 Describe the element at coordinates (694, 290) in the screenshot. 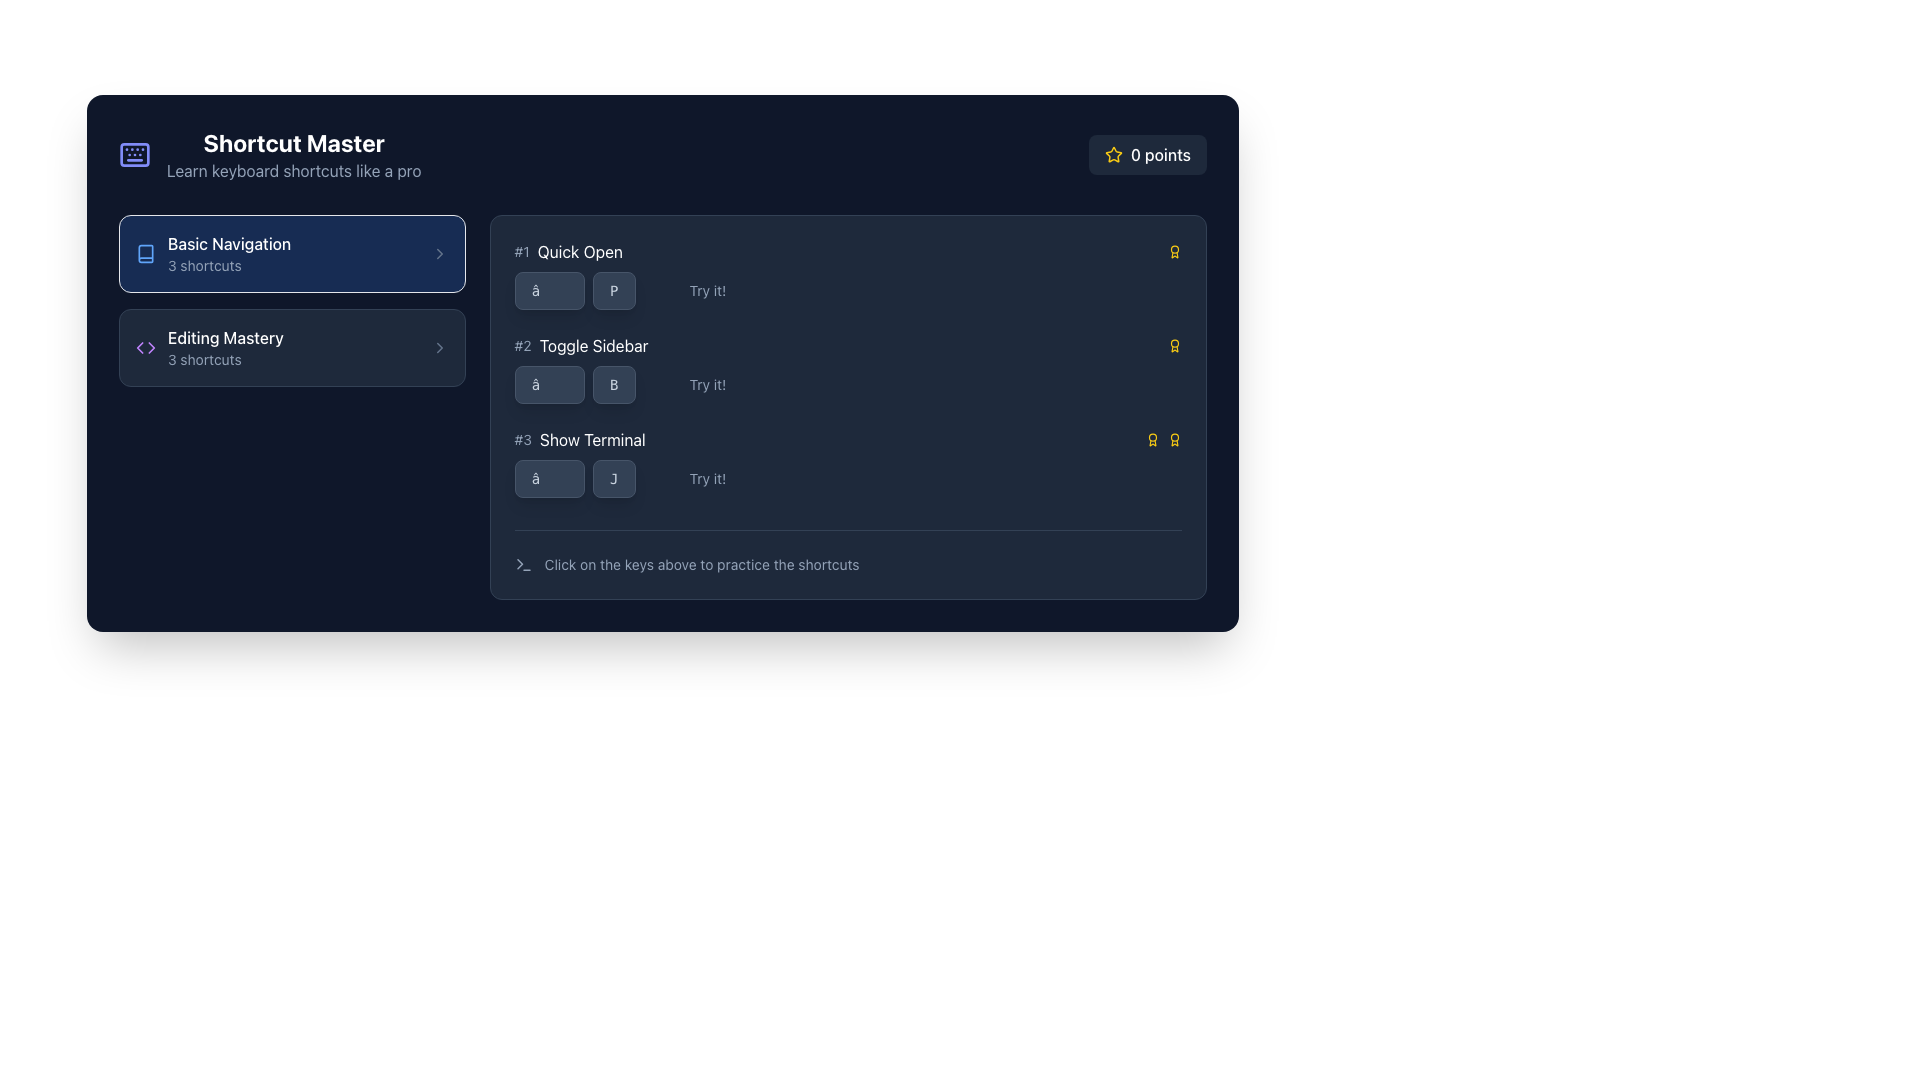

I see `the 'Try it!' button located in the 'Quick Open' section on the right-hand side of the interface` at that location.